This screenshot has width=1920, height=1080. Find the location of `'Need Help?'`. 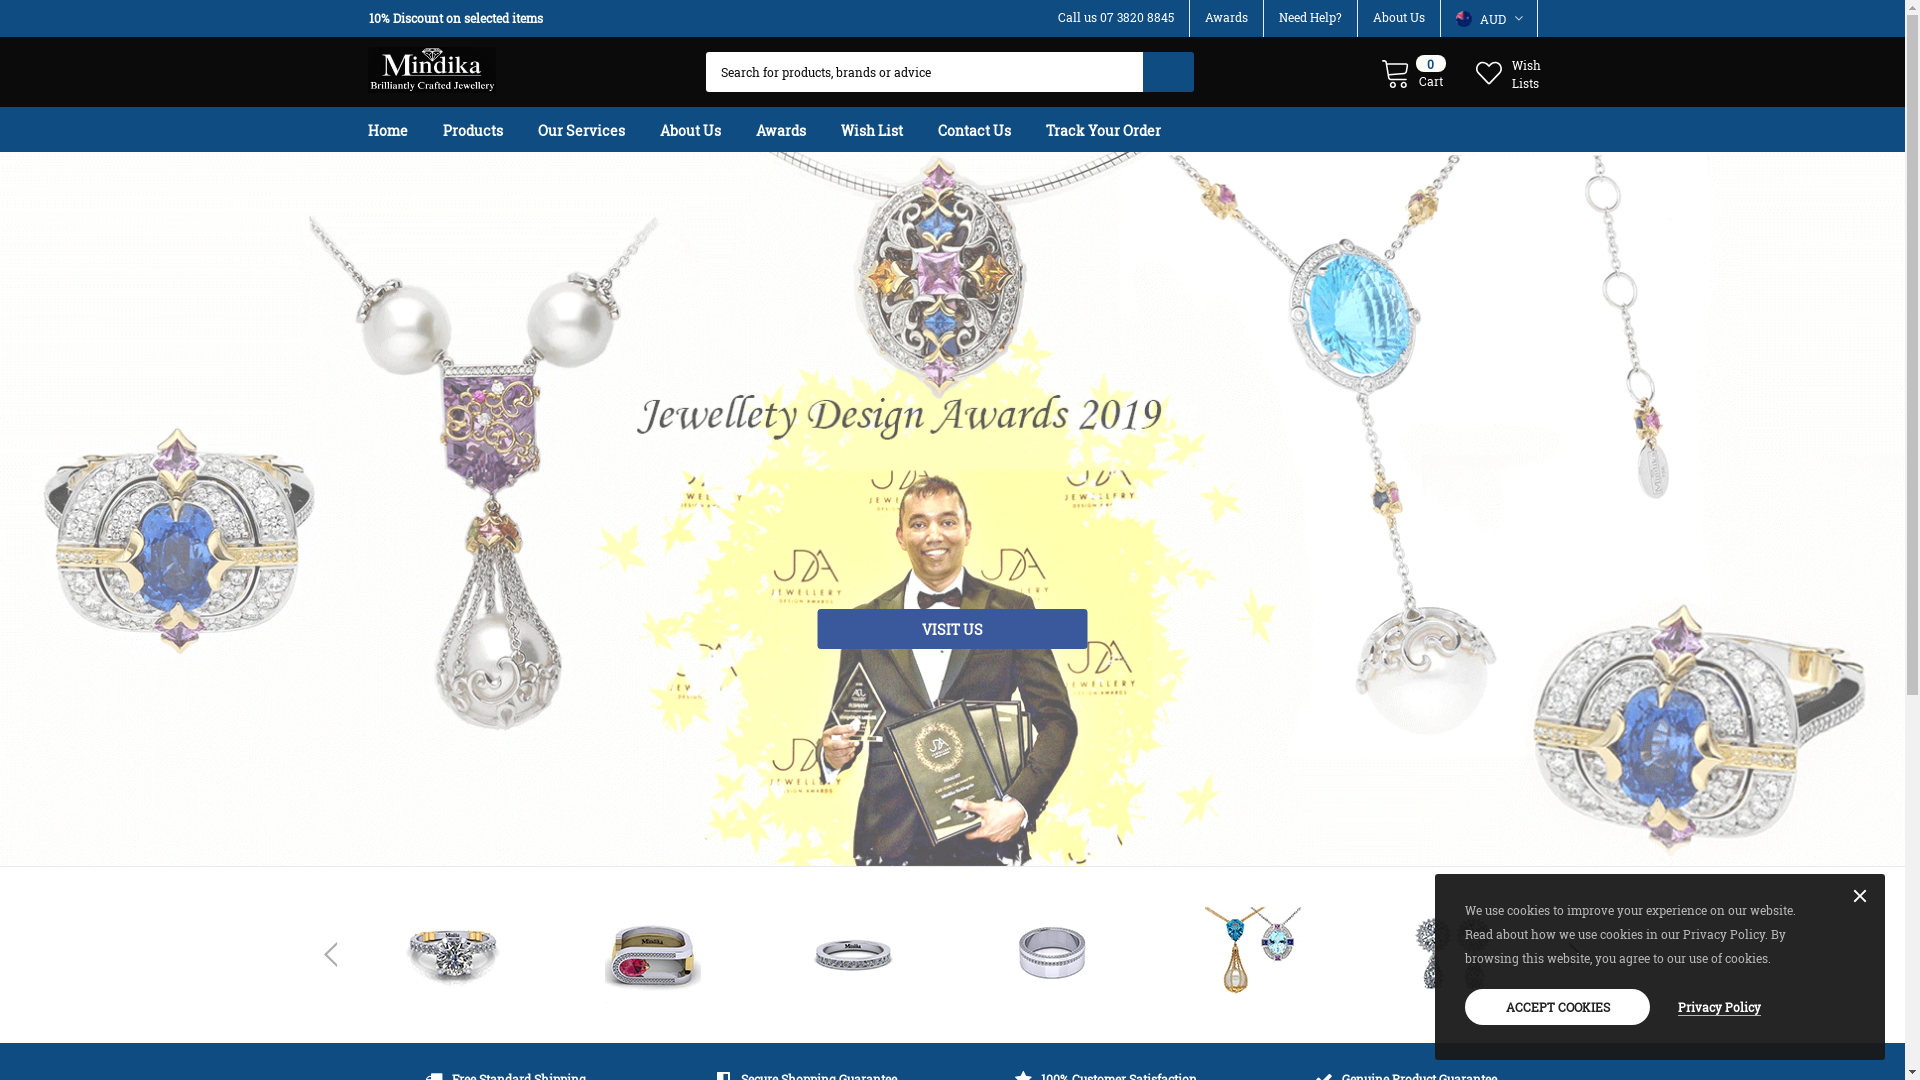

'Need Help?' is located at coordinates (1309, 16).